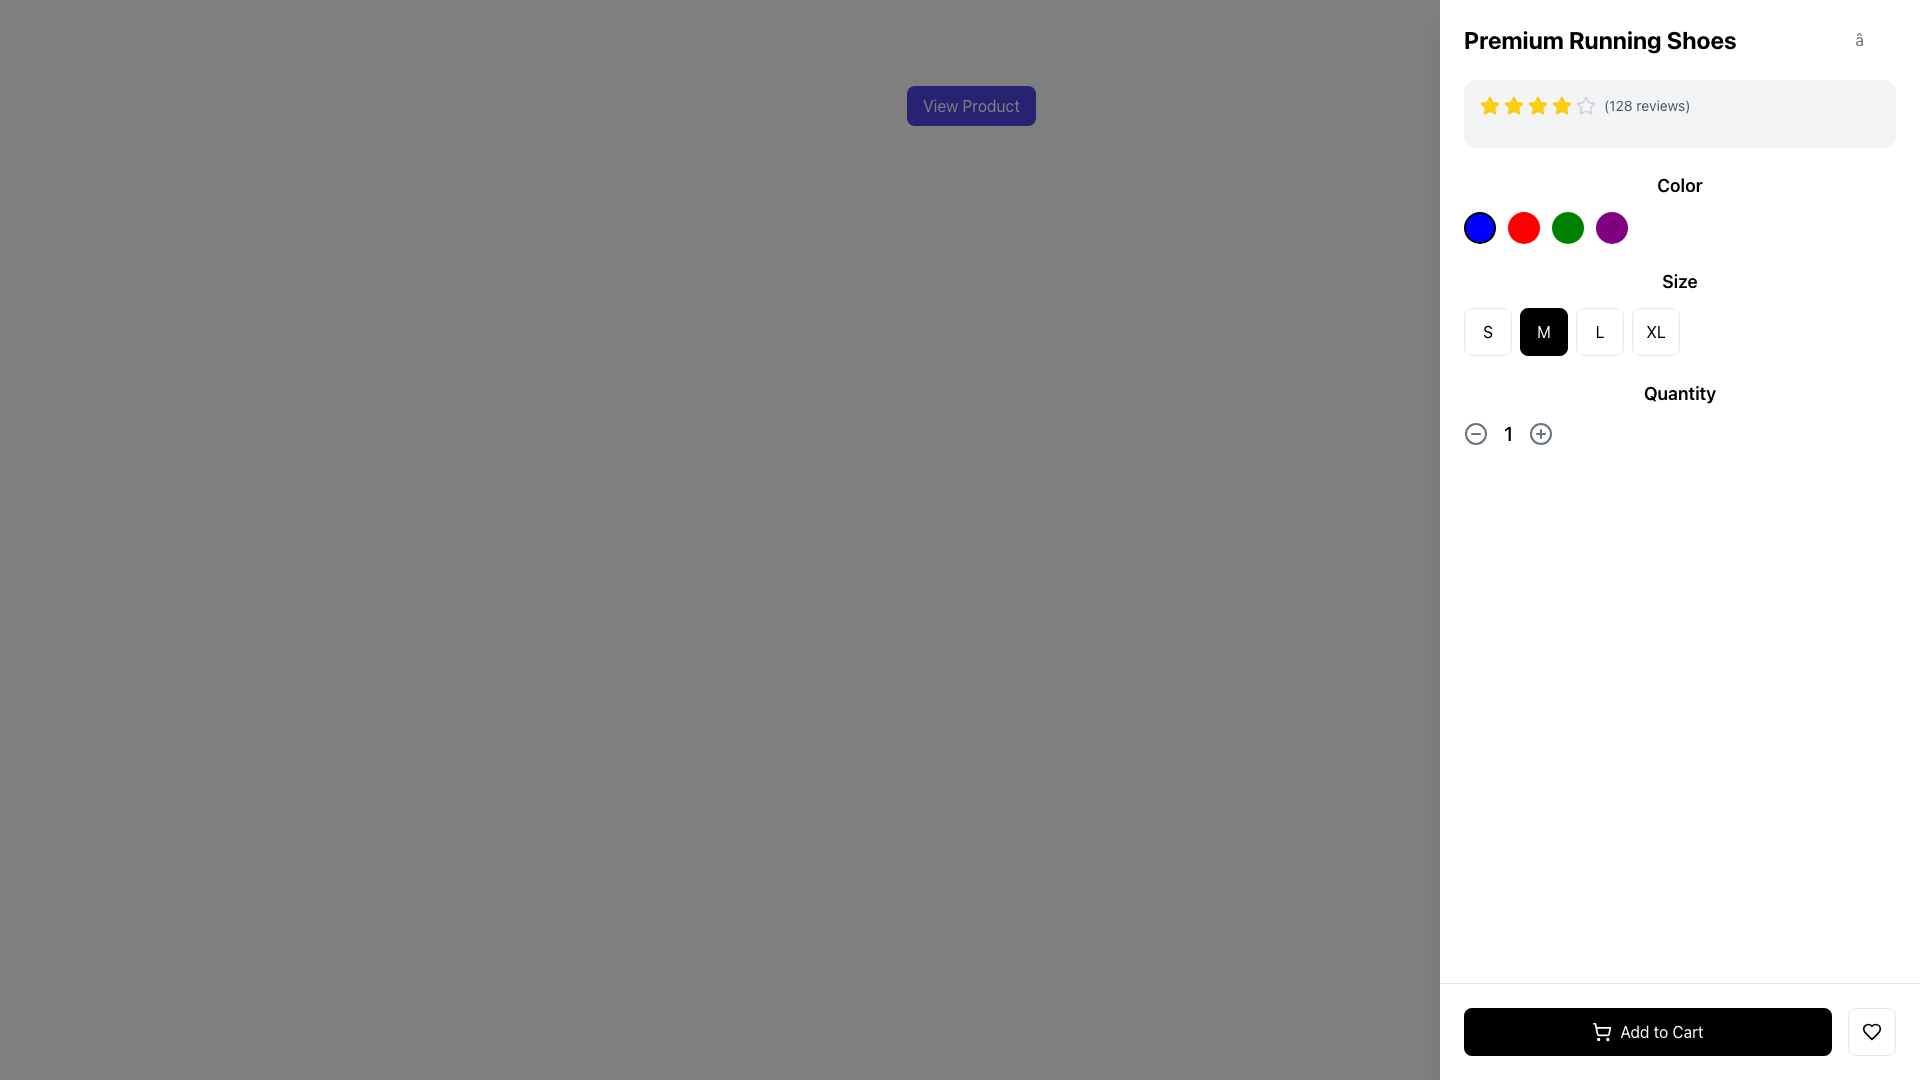 This screenshot has width=1920, height=1080. Describe the element at coordinates (1584, 105) in the screenshot. I see `the unselected rating star, which is the fifth star in a horizontal group of five stars located under the product name` at that location.